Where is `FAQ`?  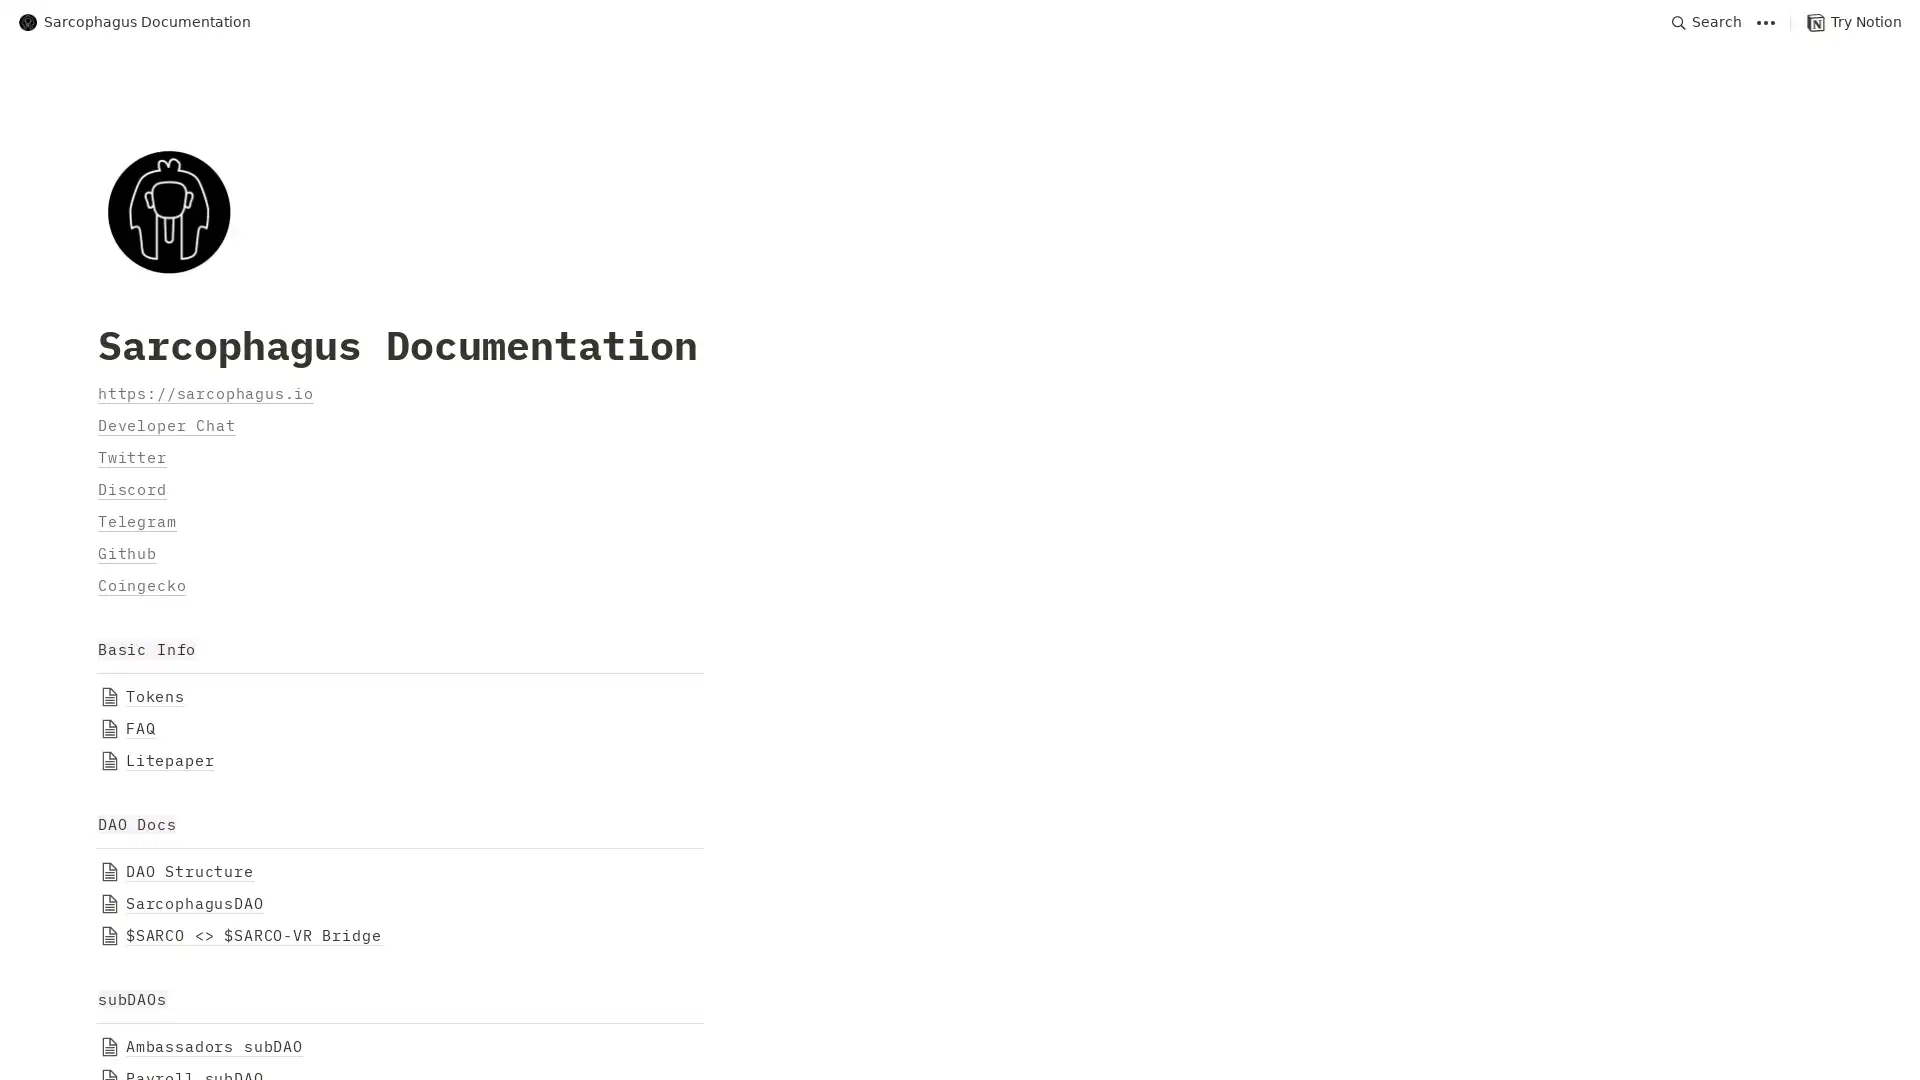 FAQ is located at coordinates (960, 729).